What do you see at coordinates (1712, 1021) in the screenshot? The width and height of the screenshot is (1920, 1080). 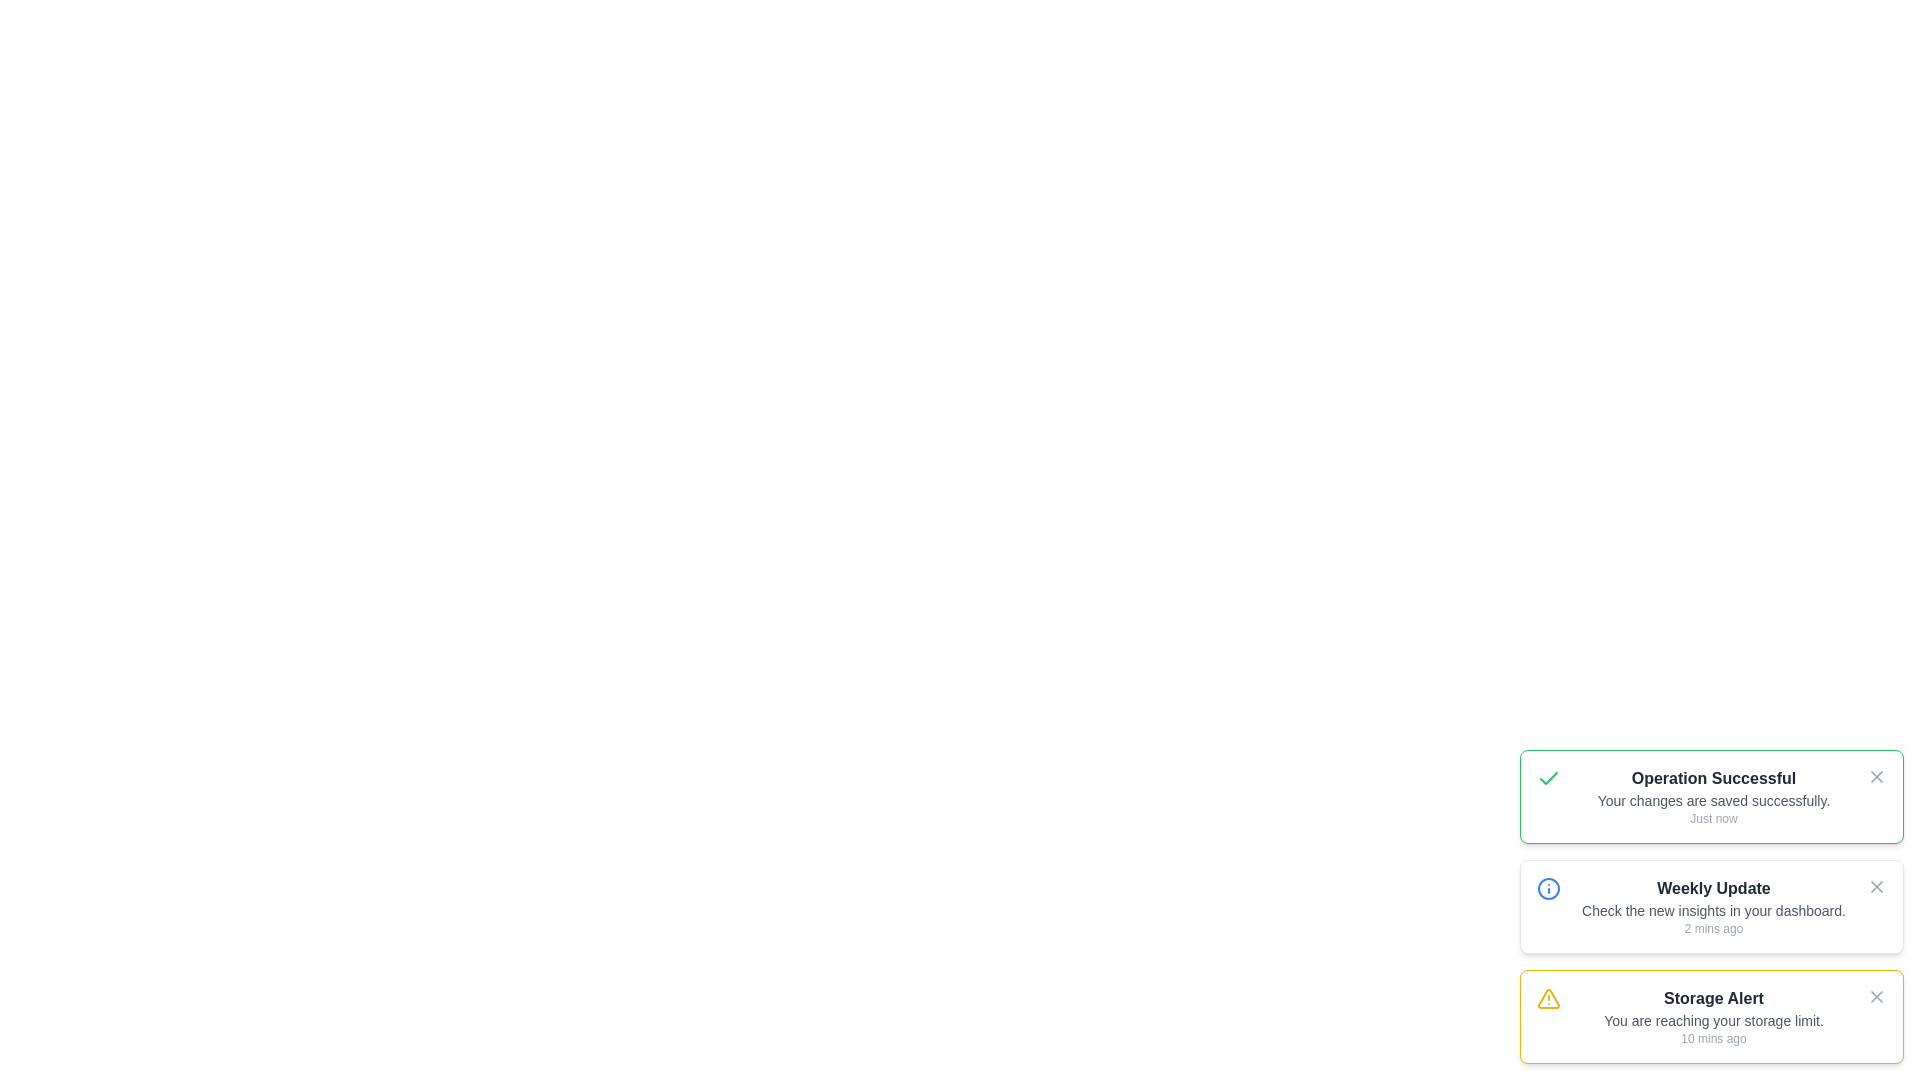 I see `the warning message text label that informs the user about reaching their storage limit, which is centrally aligned within the notification box` at bounding box center [1712, 1021].